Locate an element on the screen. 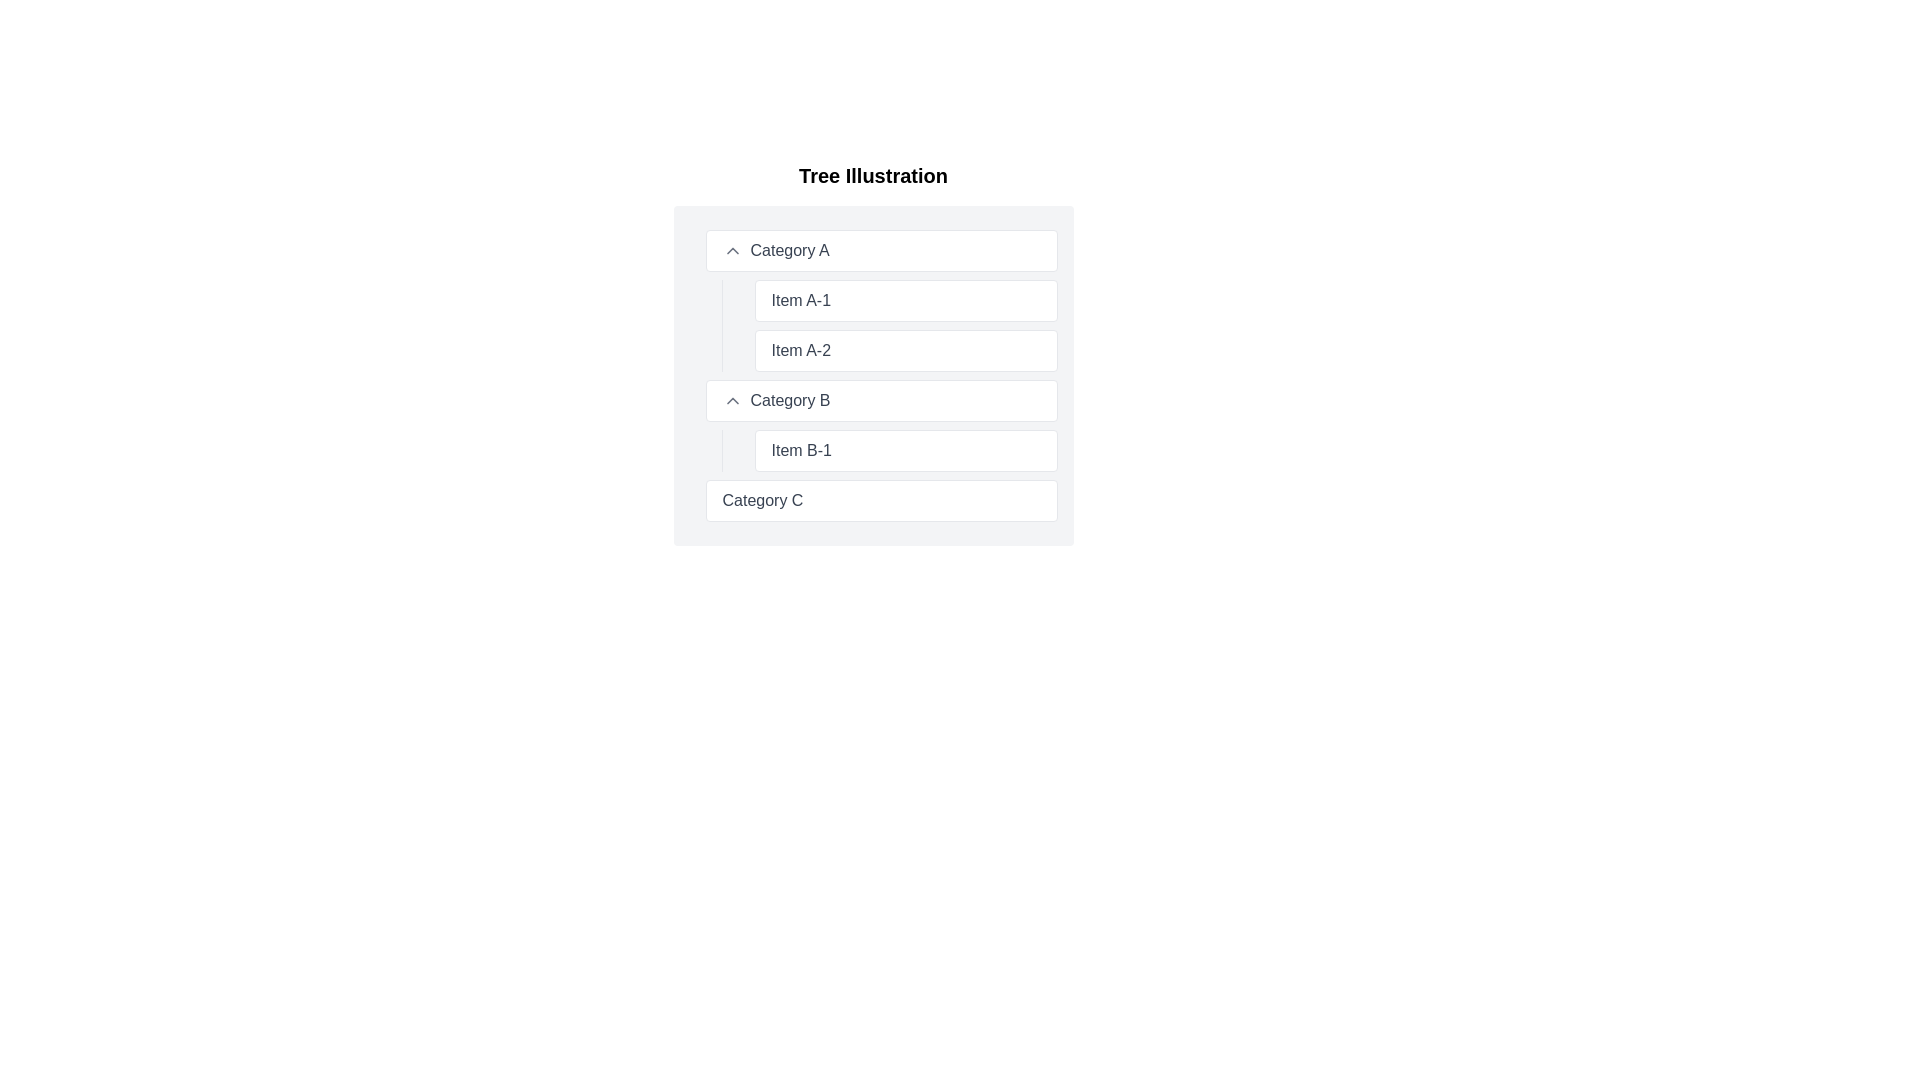  the chevron icon located to the left of the text 'Category B' is located at coordinates (731, 401).